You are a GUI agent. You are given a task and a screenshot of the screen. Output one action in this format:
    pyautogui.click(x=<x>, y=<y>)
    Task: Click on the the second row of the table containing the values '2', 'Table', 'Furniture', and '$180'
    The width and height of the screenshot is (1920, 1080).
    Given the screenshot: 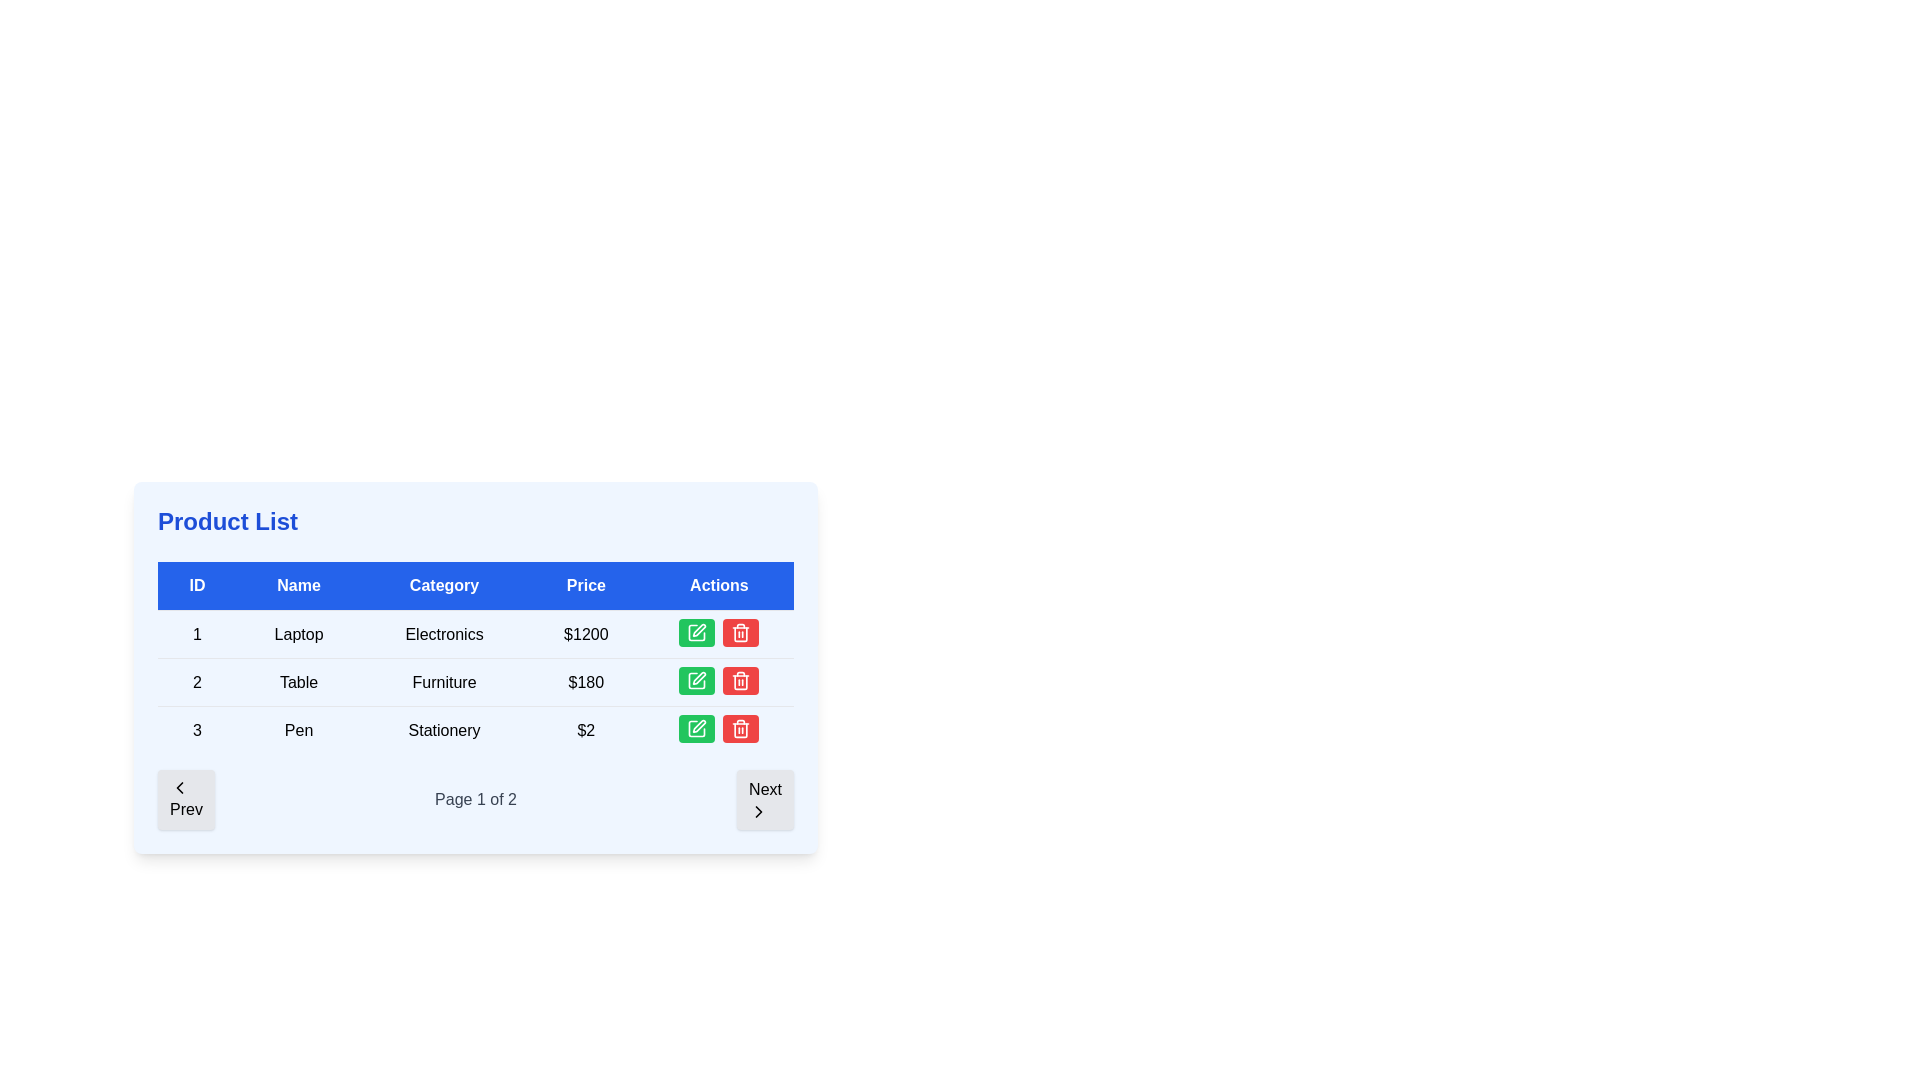 What is the action you would take?
    pyautogui.click(x=474, y=681)
    